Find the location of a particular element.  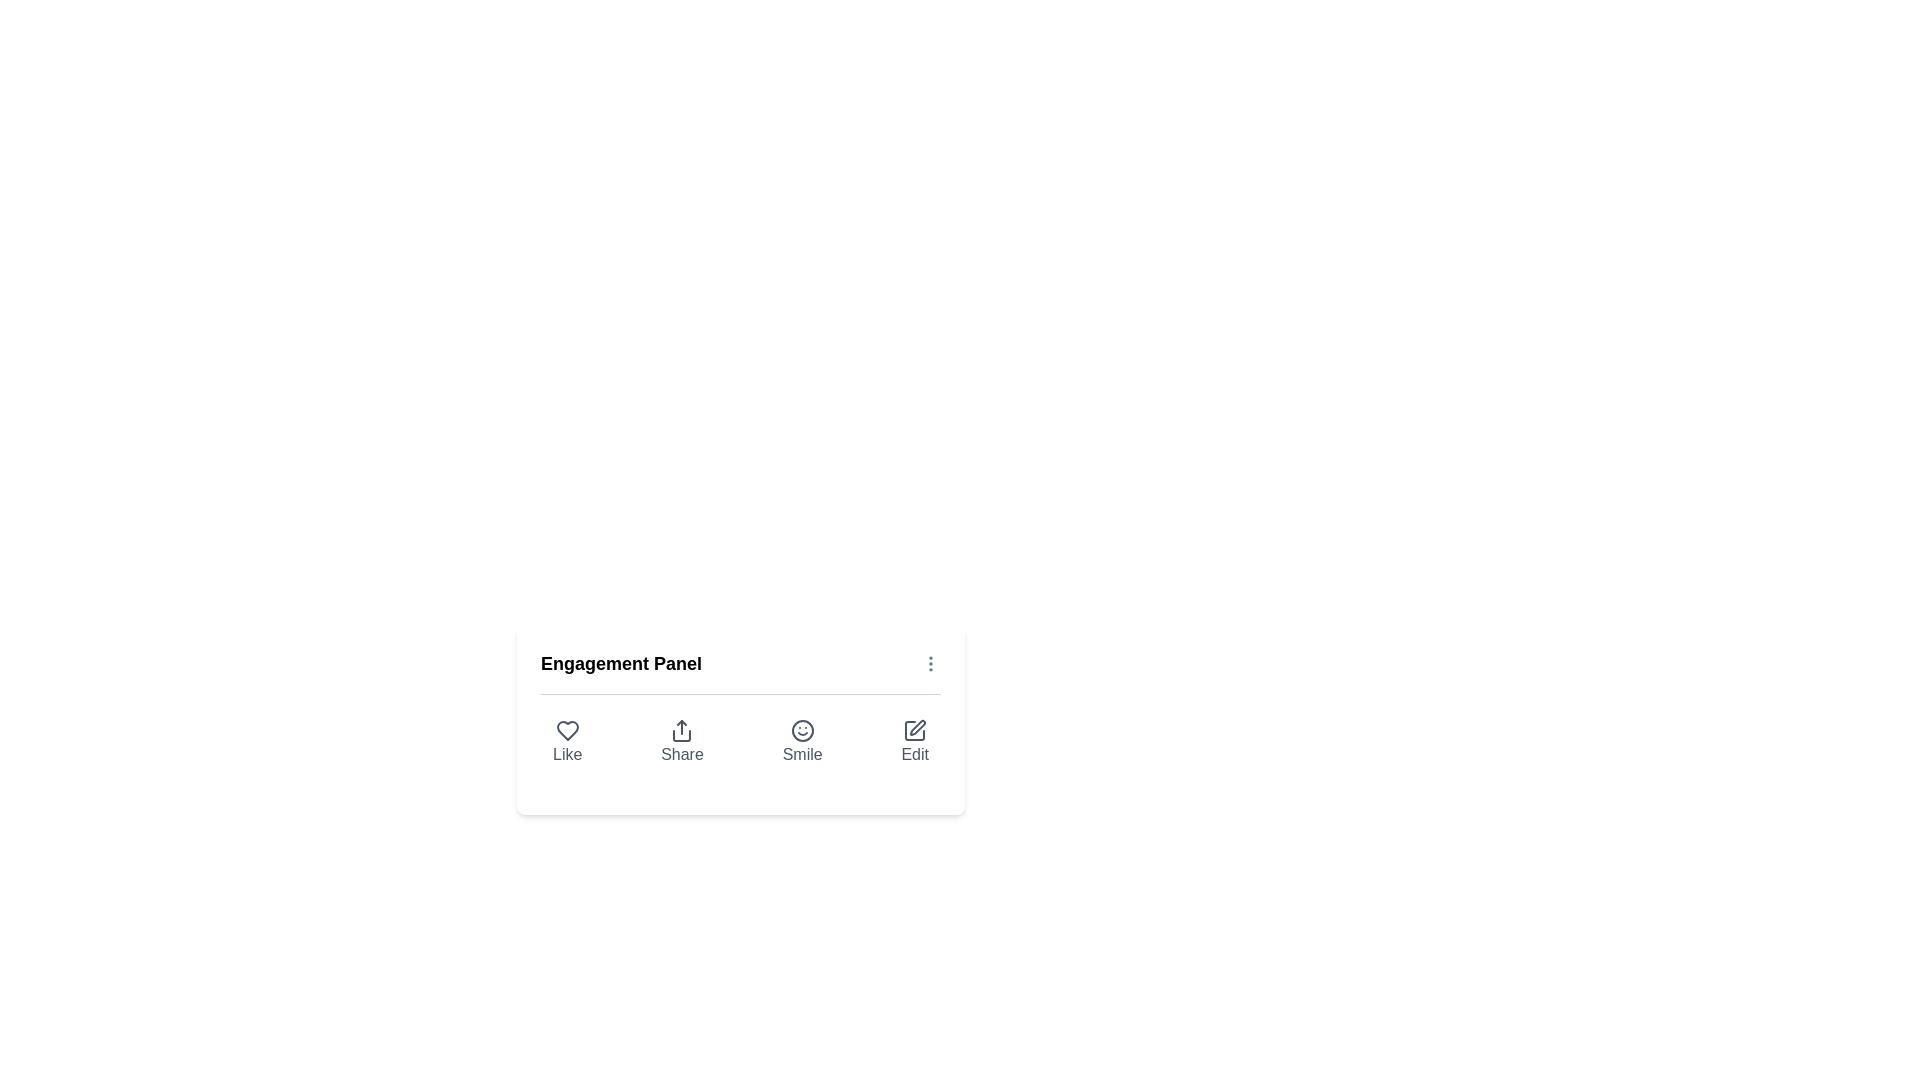

the SVG circle that is part of the smiley face icon, which is the third option in the toolbar located below the Engagement Panel heading is located at coordinates (802, 731).